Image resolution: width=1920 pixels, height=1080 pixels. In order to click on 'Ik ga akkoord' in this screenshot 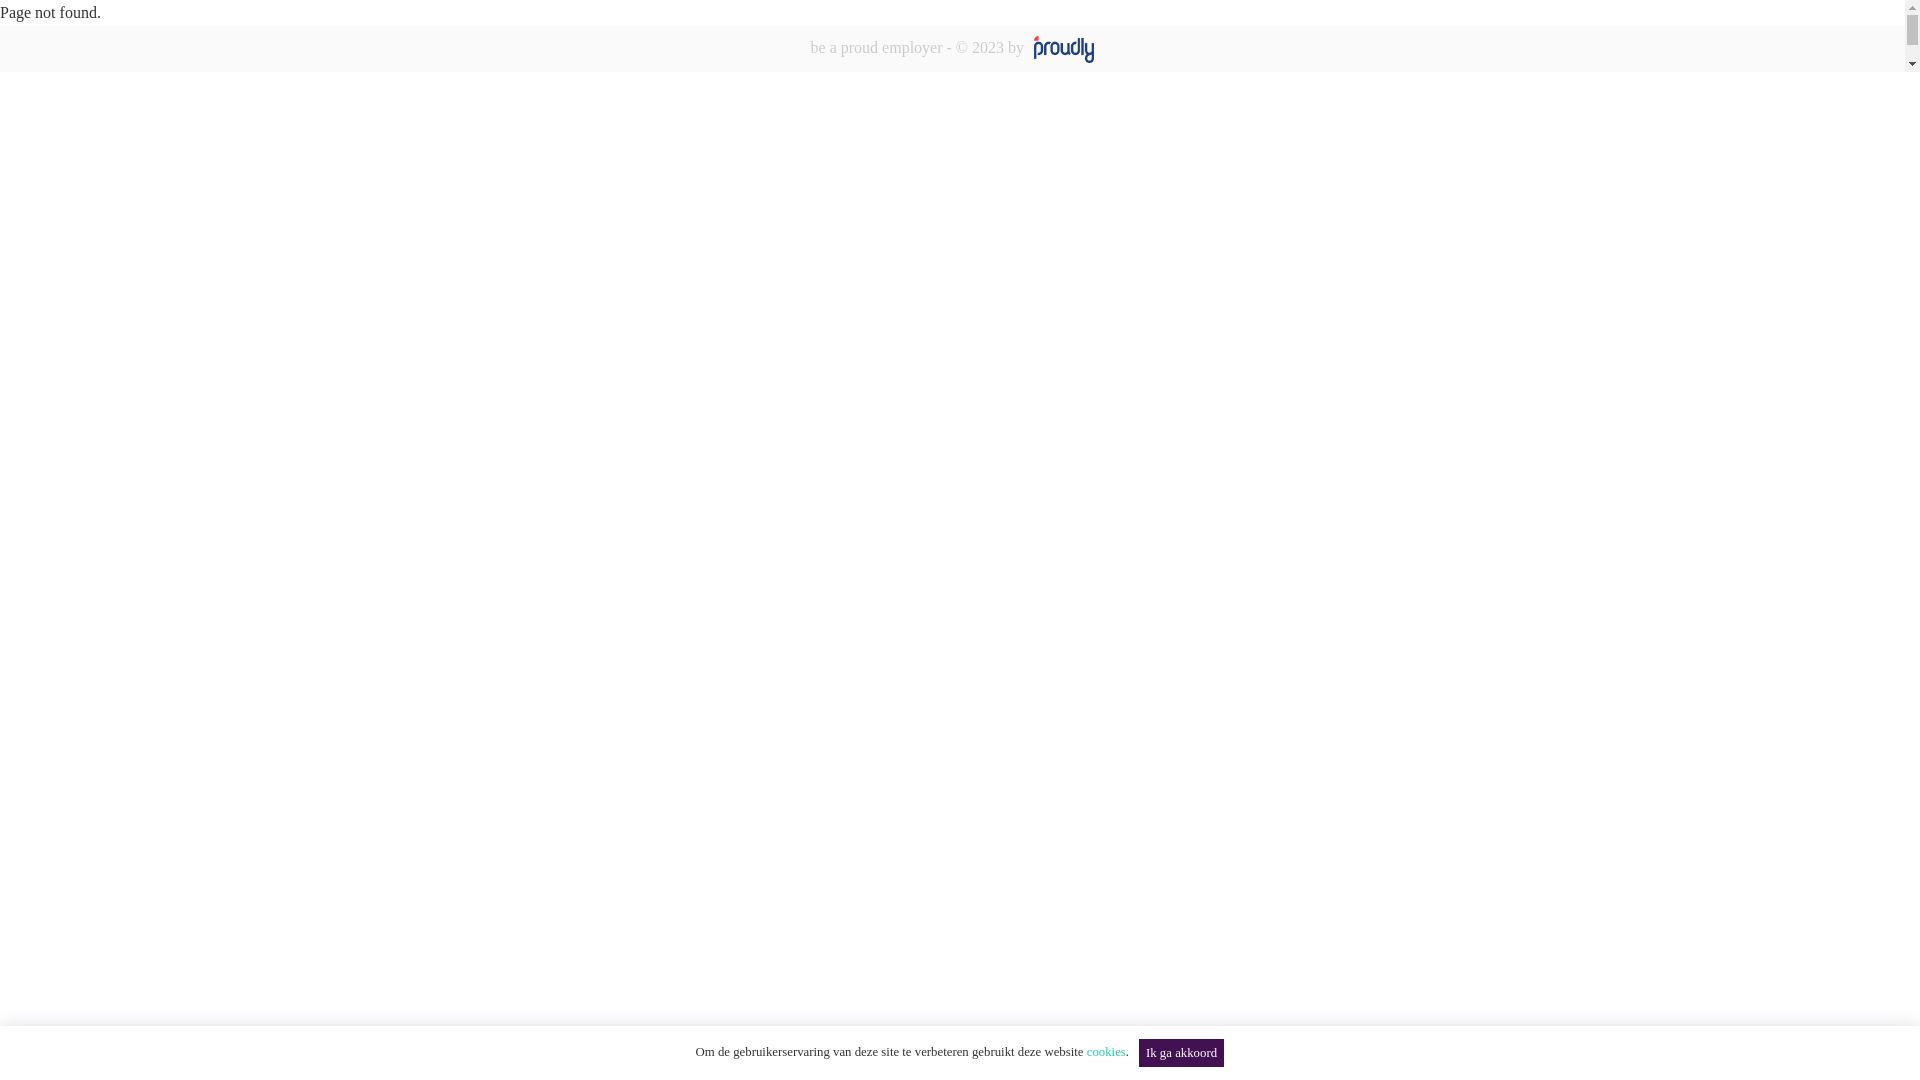, I will do `click(1181, 1052)`.